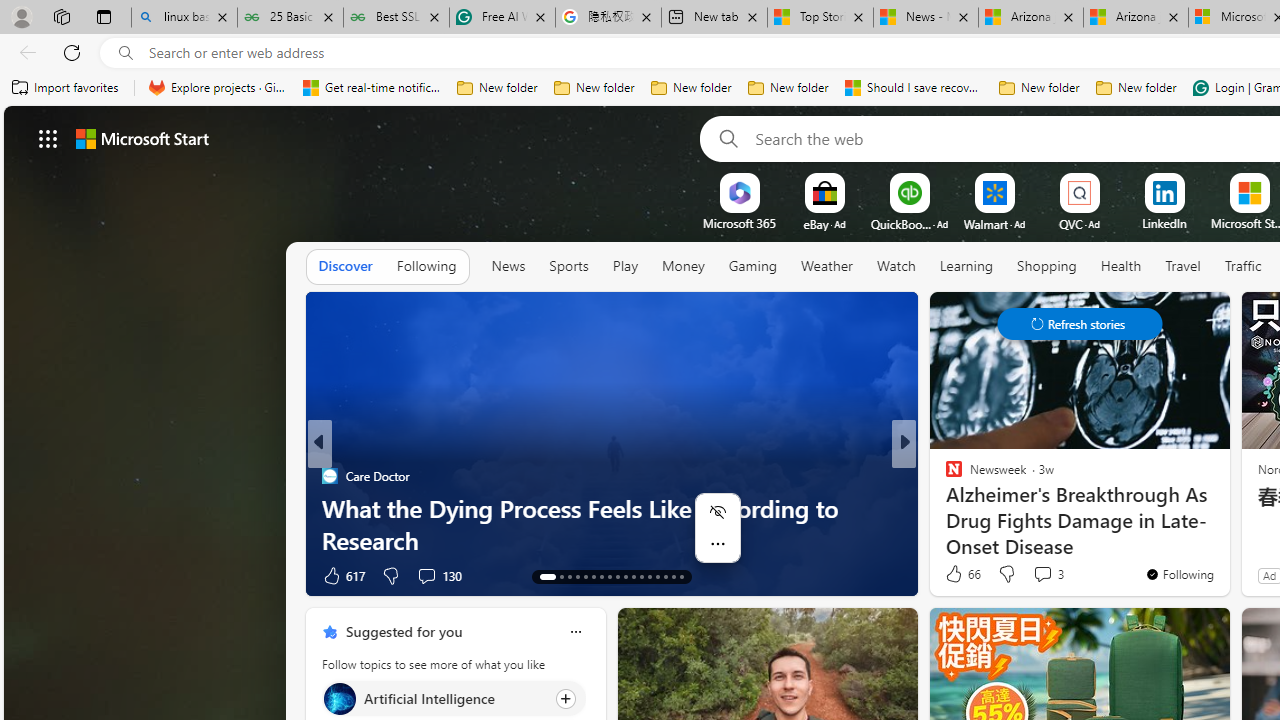 This screenshot has width=1280, height=720. I want to click on 'tom', so click(944, 475).